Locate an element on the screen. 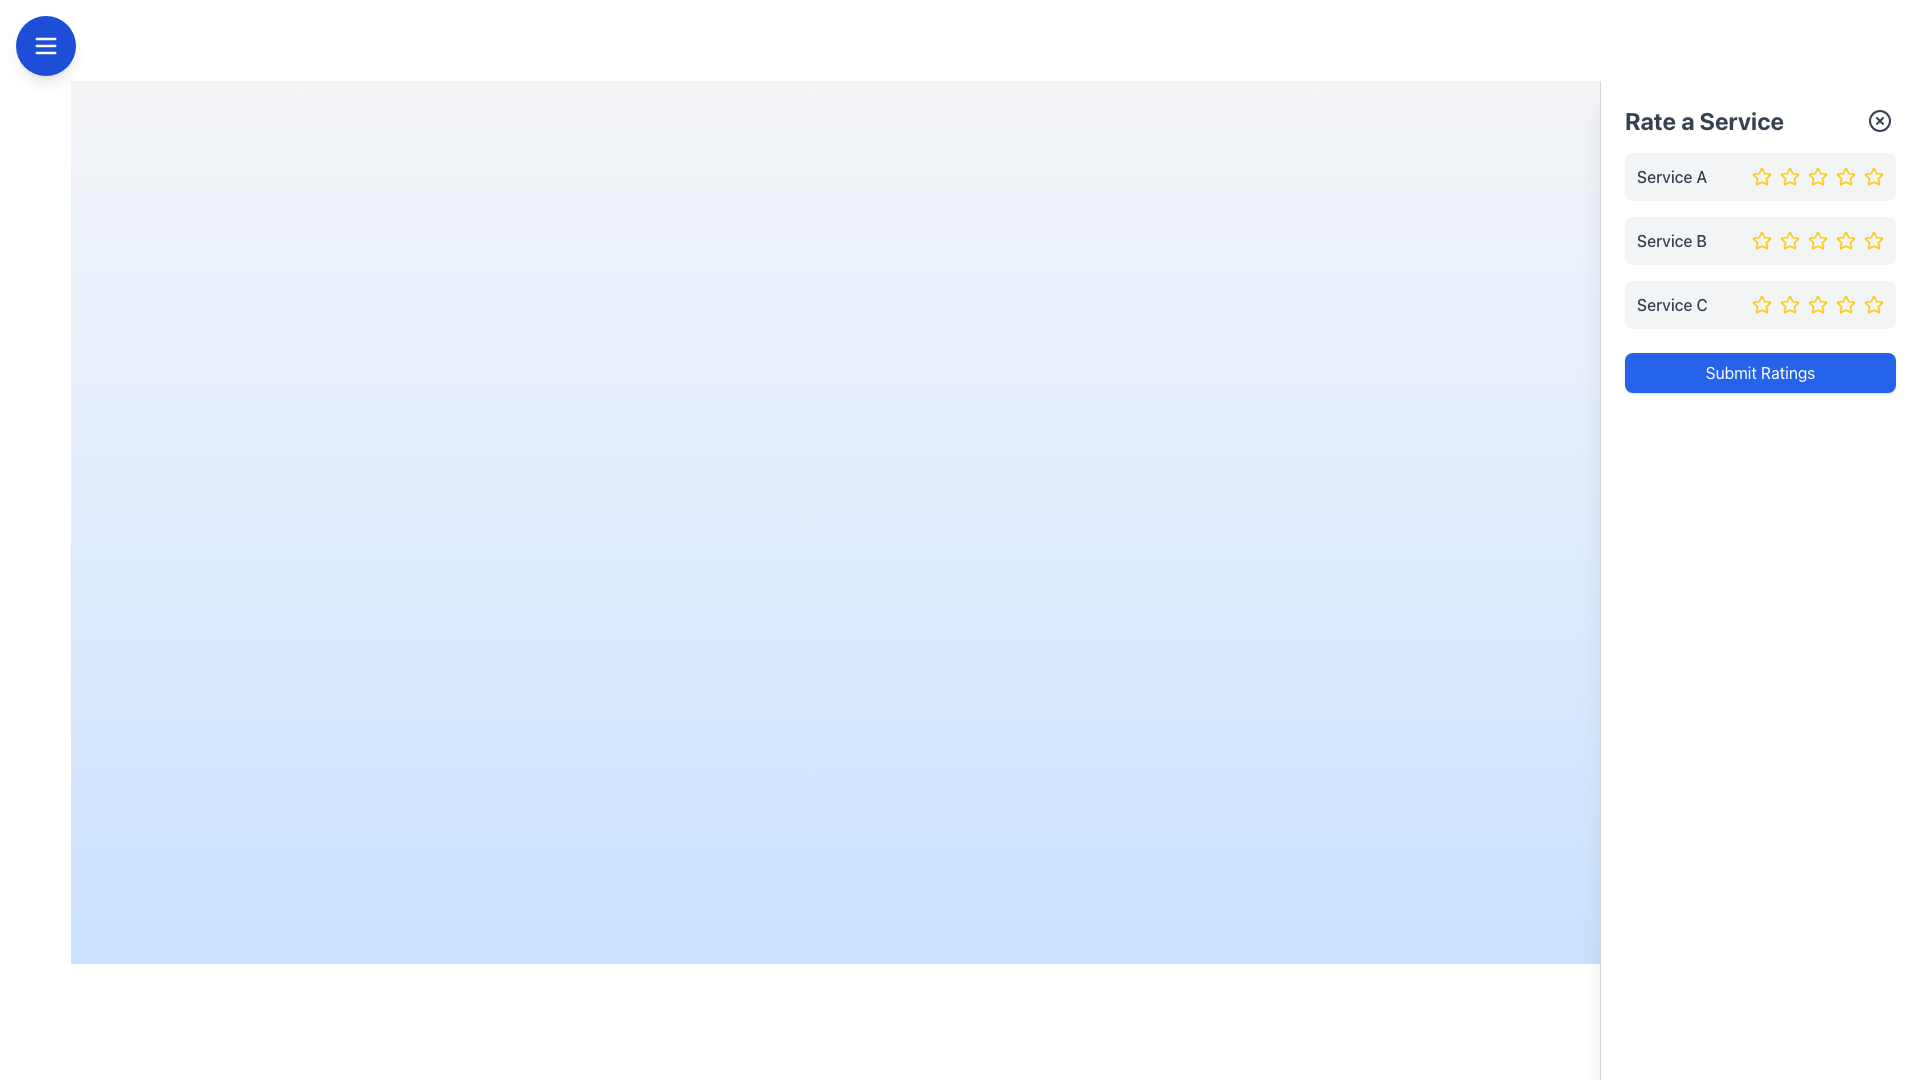 The width and height of the screenshot is (1920, 1080). the third yellow star icon in the rating system under 'Service B' in the 'Rate a Service' section is located at coordinates (1761, 239).